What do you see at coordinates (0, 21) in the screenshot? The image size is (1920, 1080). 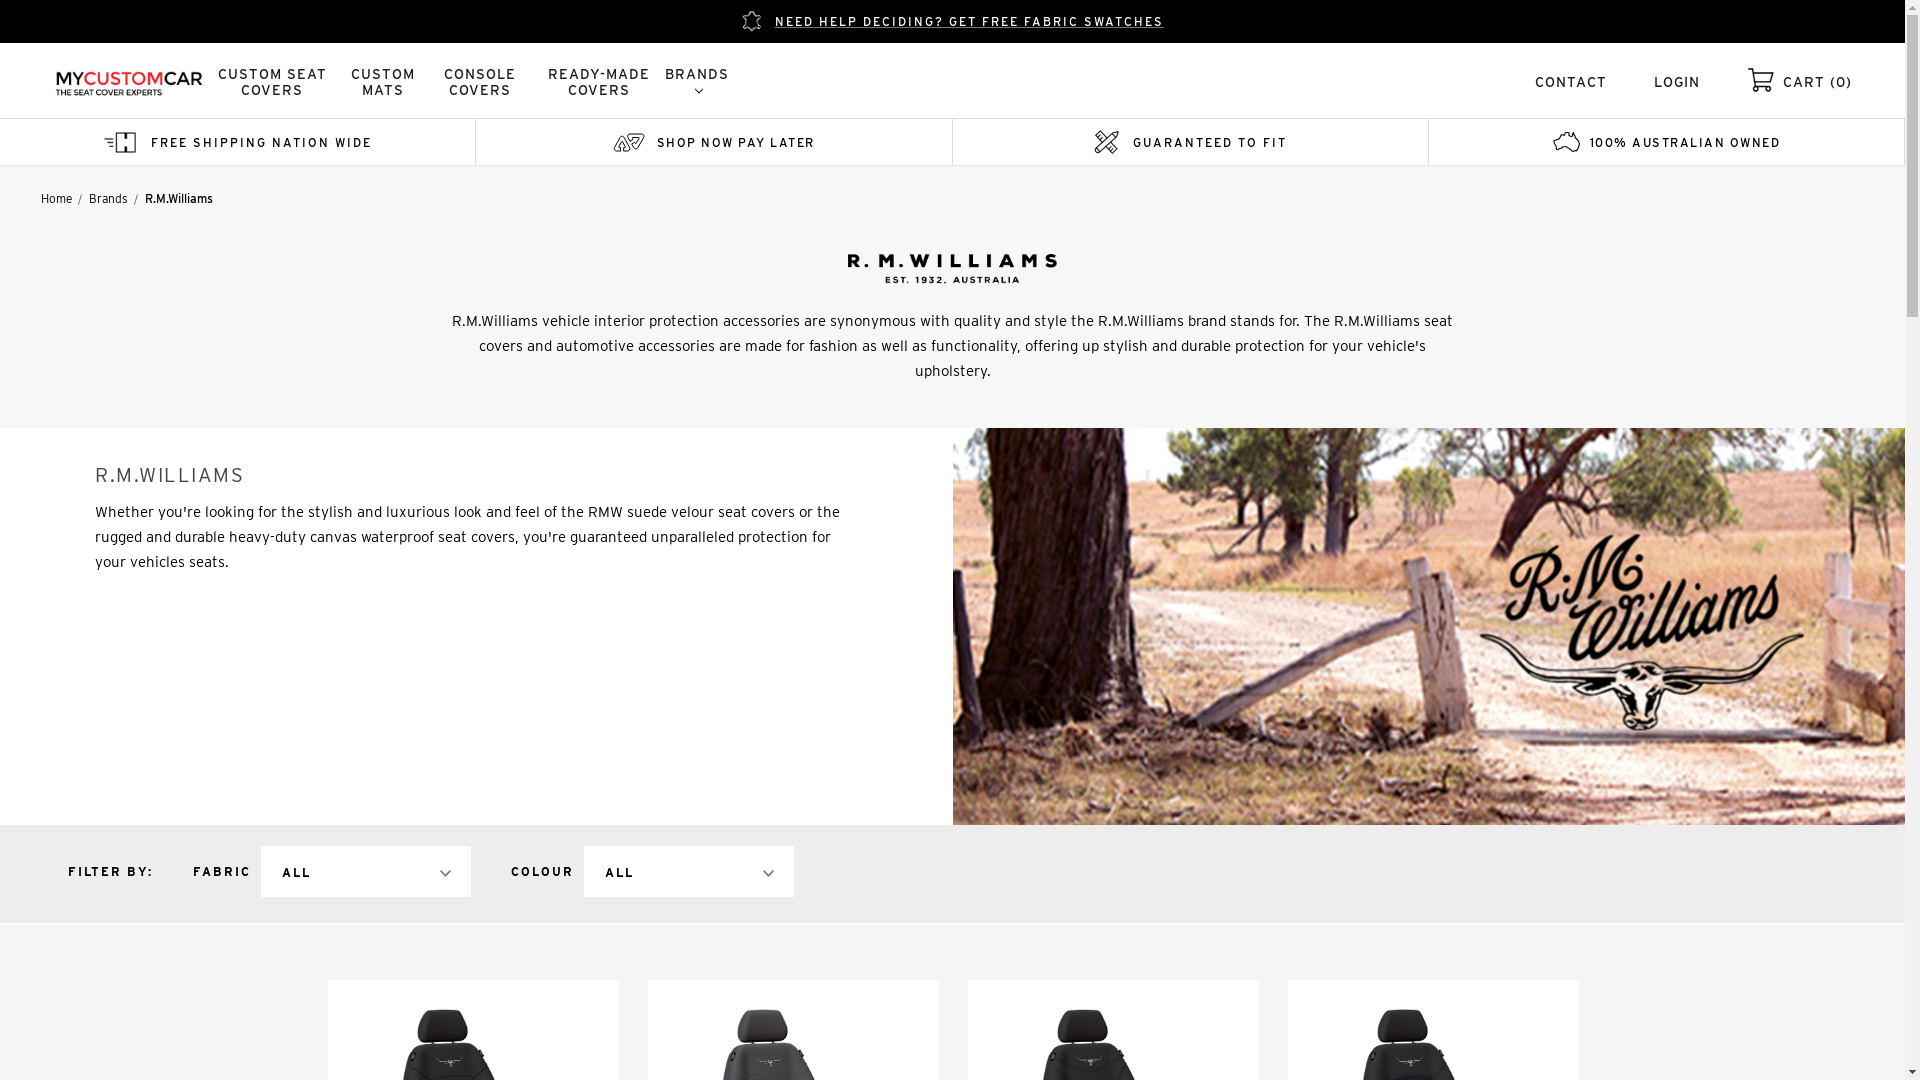 I see `'NEED HELP DECIDING? GET FREE FABRIC SWATCHES'` at bounding box center [0, 21].